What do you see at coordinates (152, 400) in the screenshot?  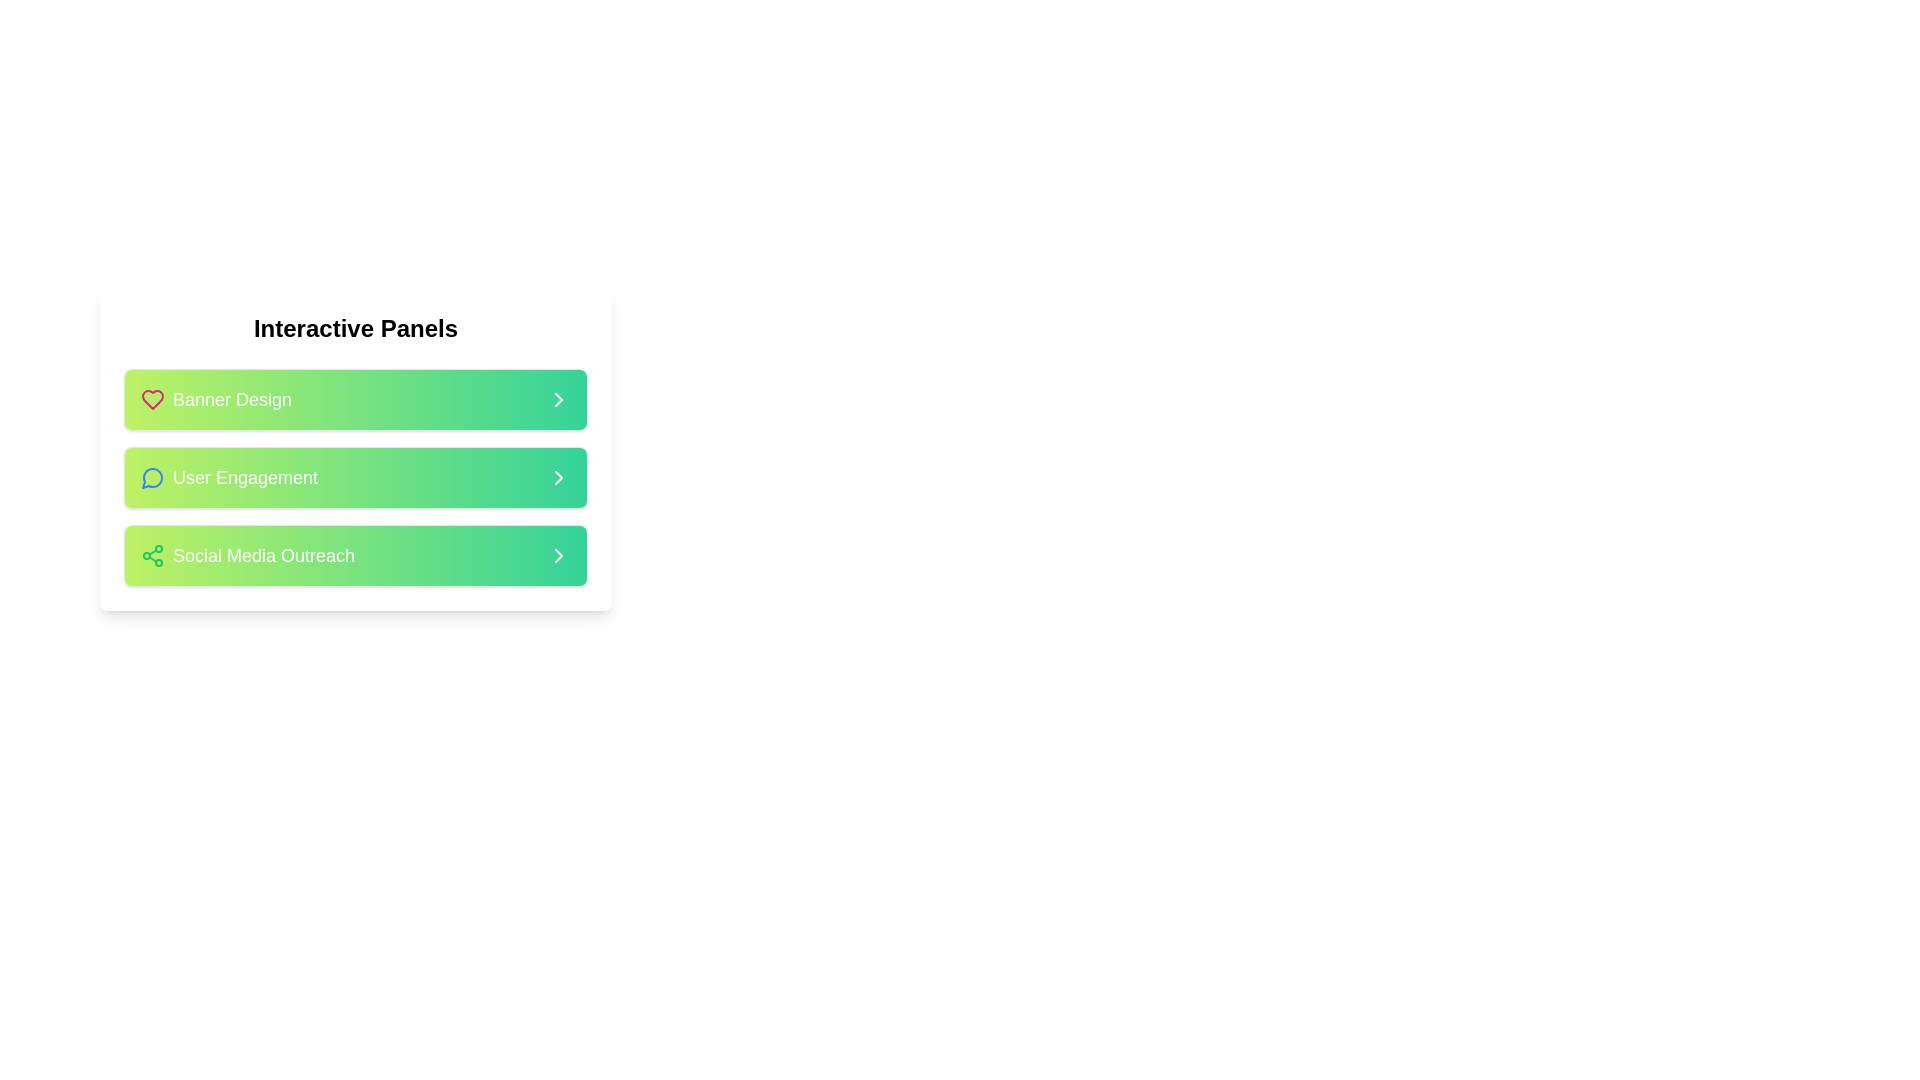 I see `the heart-shaped vector graphic icon, which is styled in a pinkish hue and is part of a list of interactive items, aligned next to the text 'Banner Design'` at bounding box center [152, 400].